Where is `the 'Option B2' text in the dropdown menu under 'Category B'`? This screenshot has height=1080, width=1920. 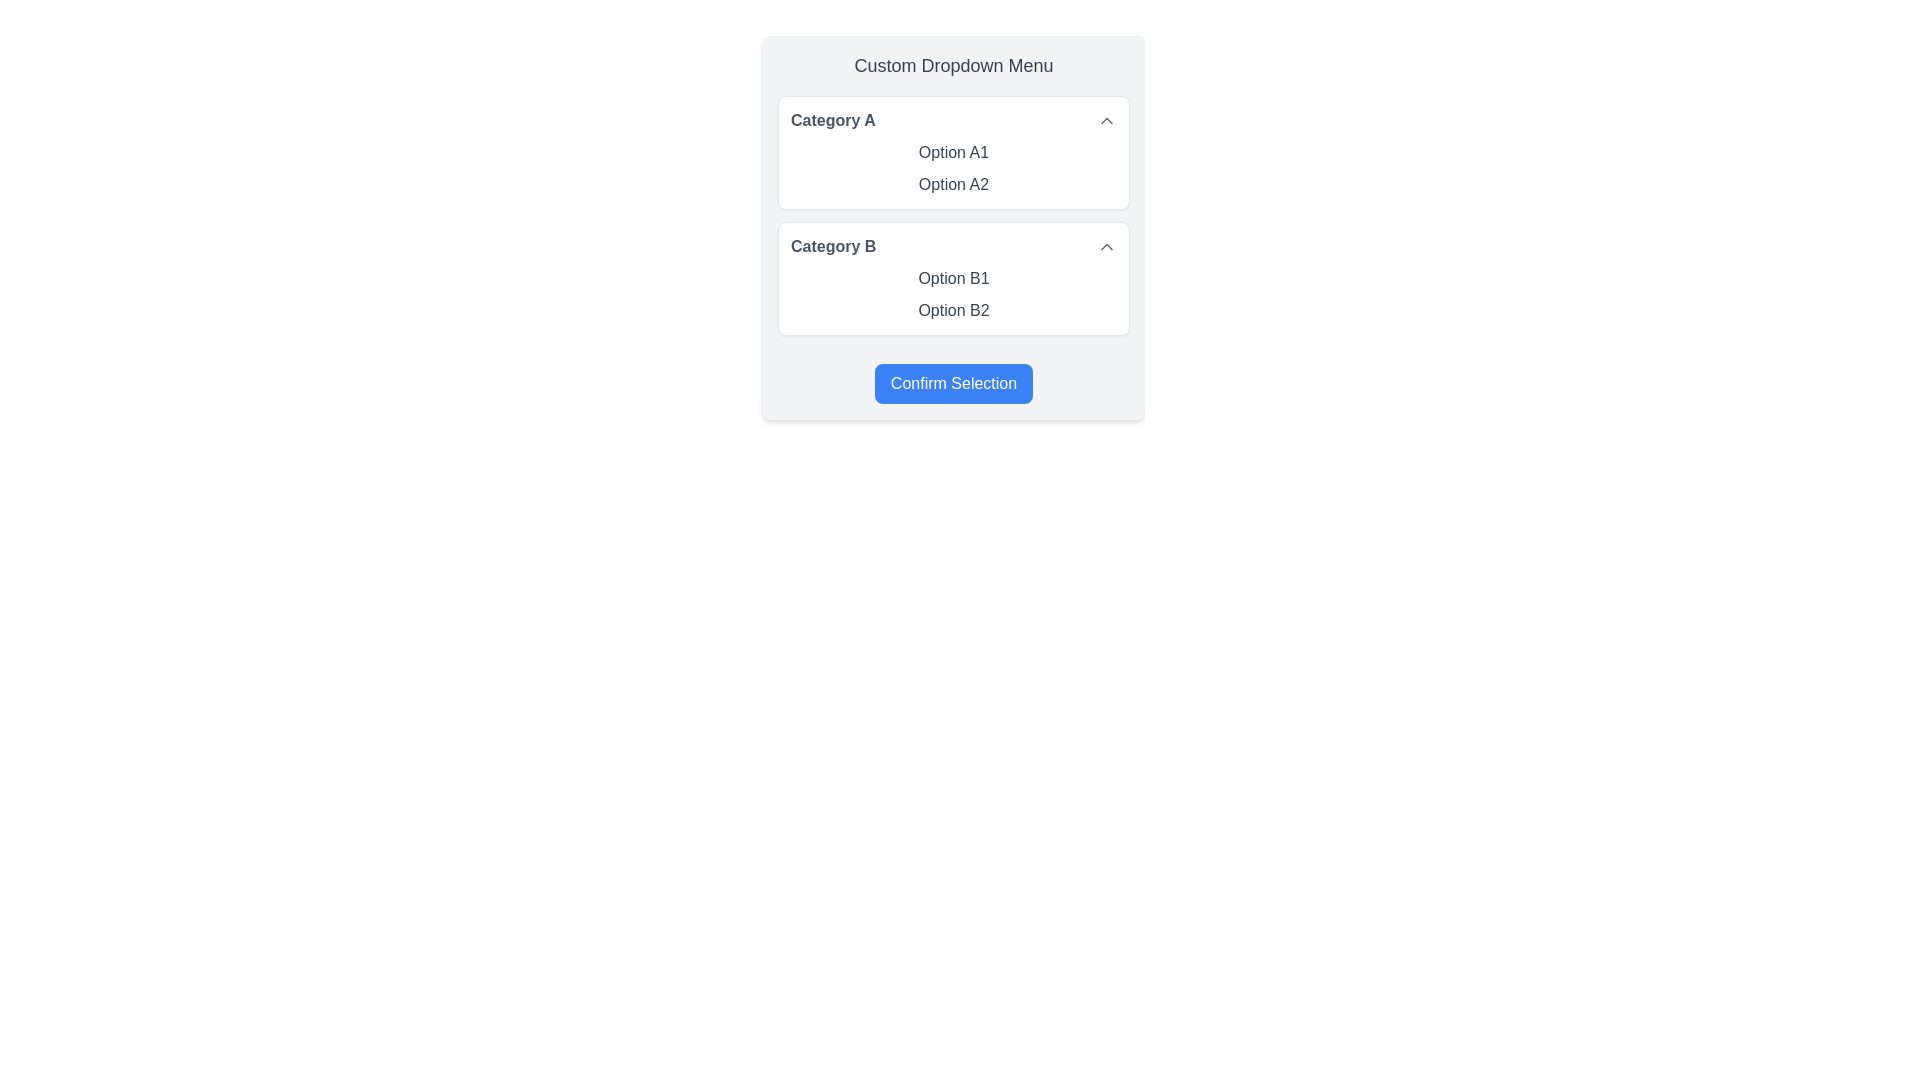 the 'Option B2' text in the dropdown menu under 'Category B' is located at coordinates (953, 311).